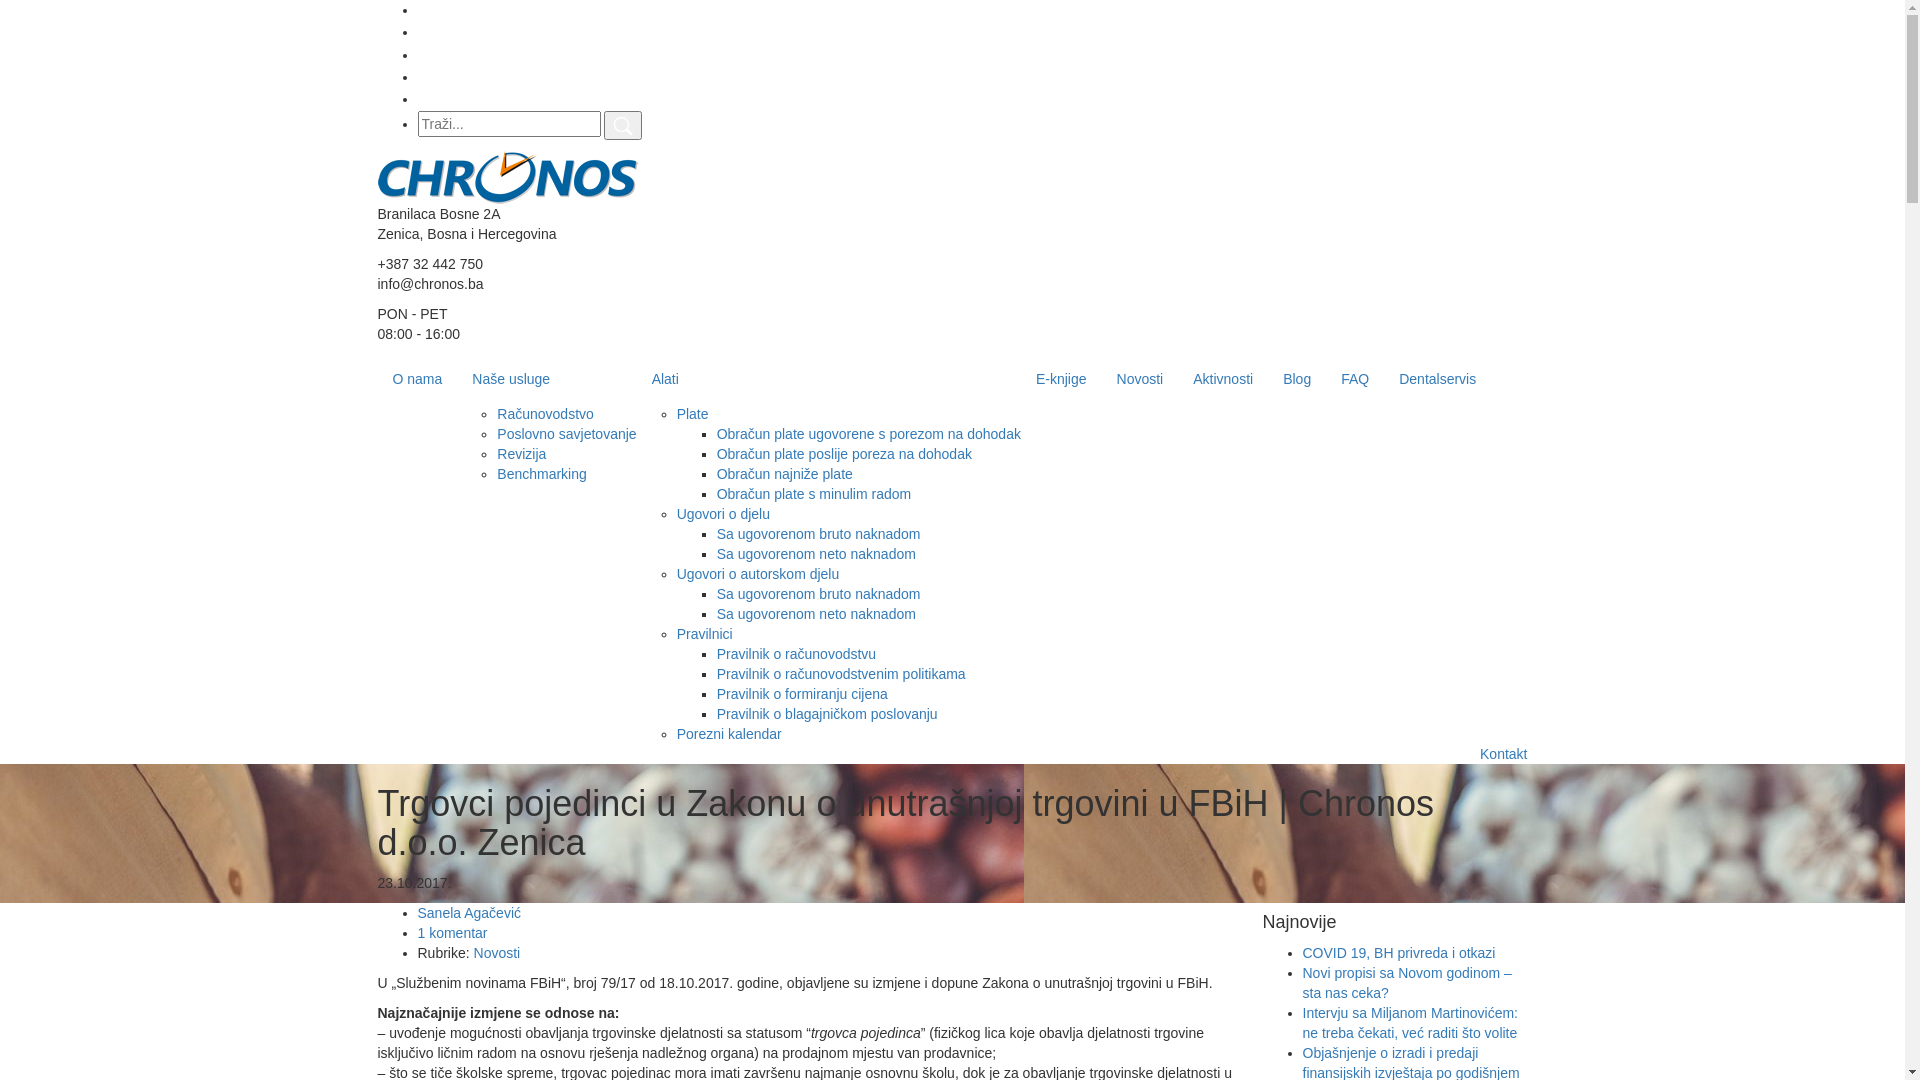 Image resolution: width=1920 pixels, height=1080 pixels. What do you see at coordinates (1397, 951) in the screenshot?
I see `'COVID 19, BH privreda i otkazi'` at bounding box center [1397, 951].